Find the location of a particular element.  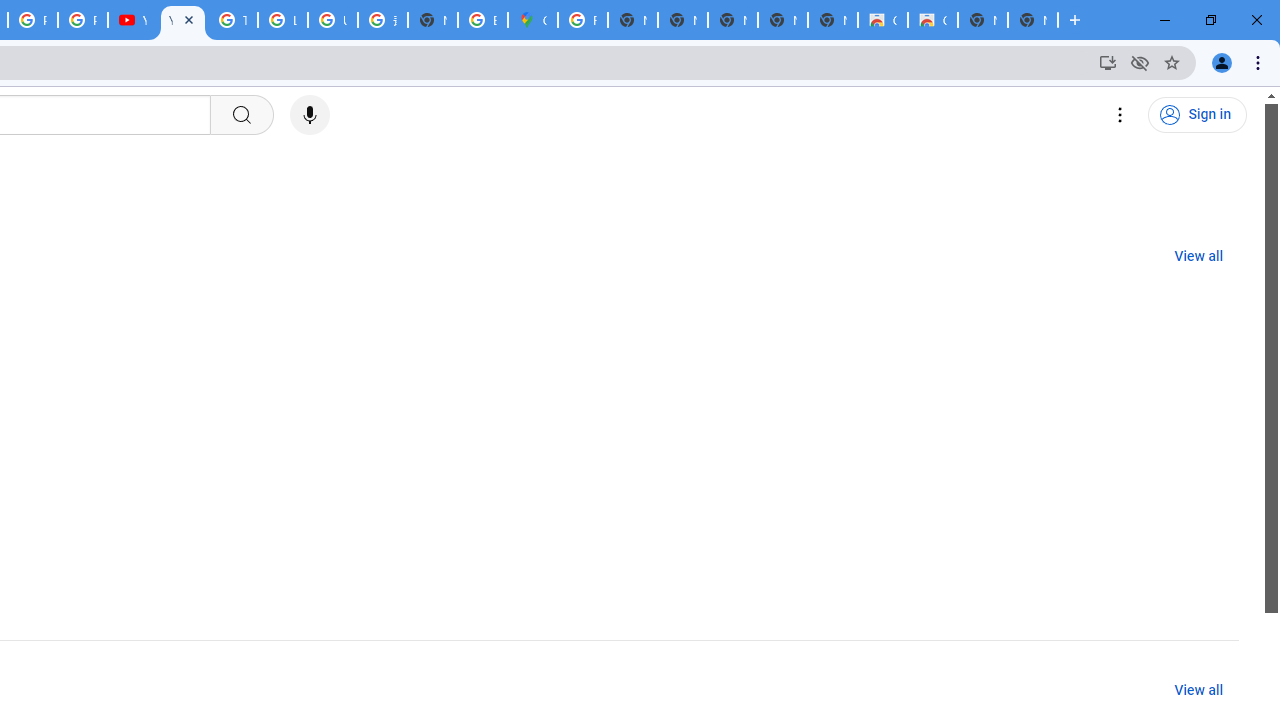

'Search with your voice' is located at coordinates (308, 115).